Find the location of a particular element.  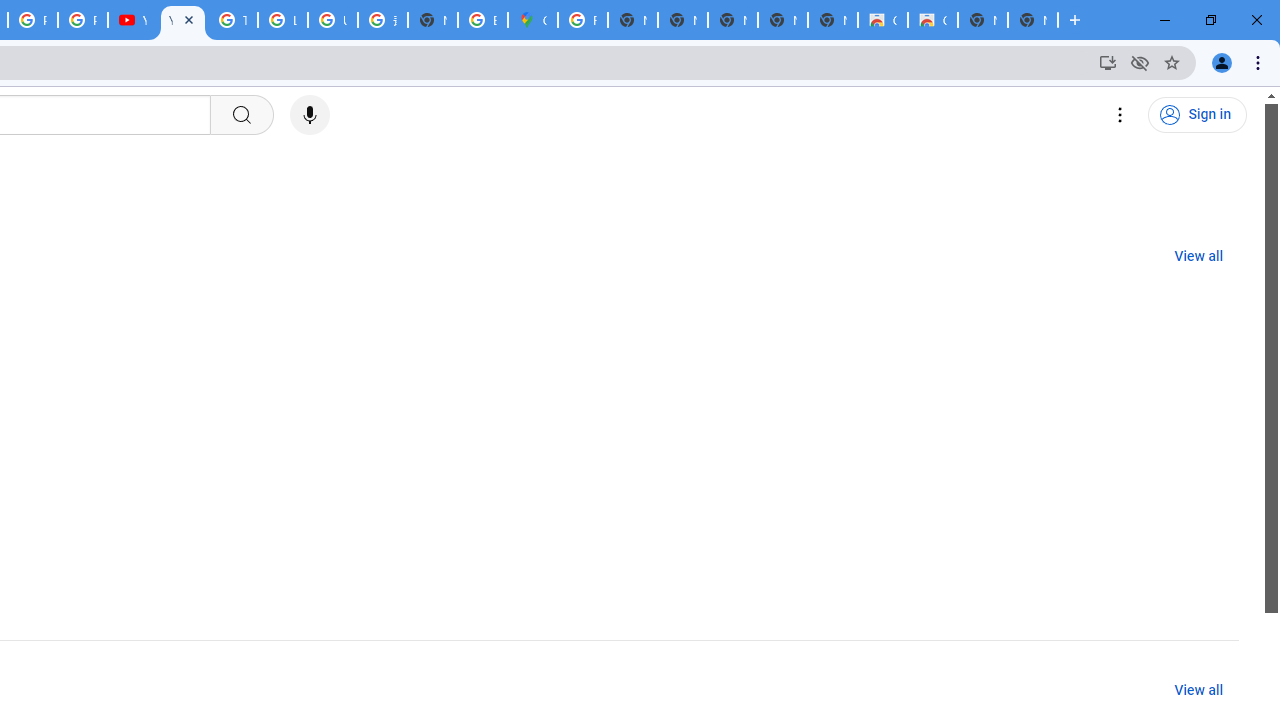

'Search with your voice' is located at coordinates (308, 115).